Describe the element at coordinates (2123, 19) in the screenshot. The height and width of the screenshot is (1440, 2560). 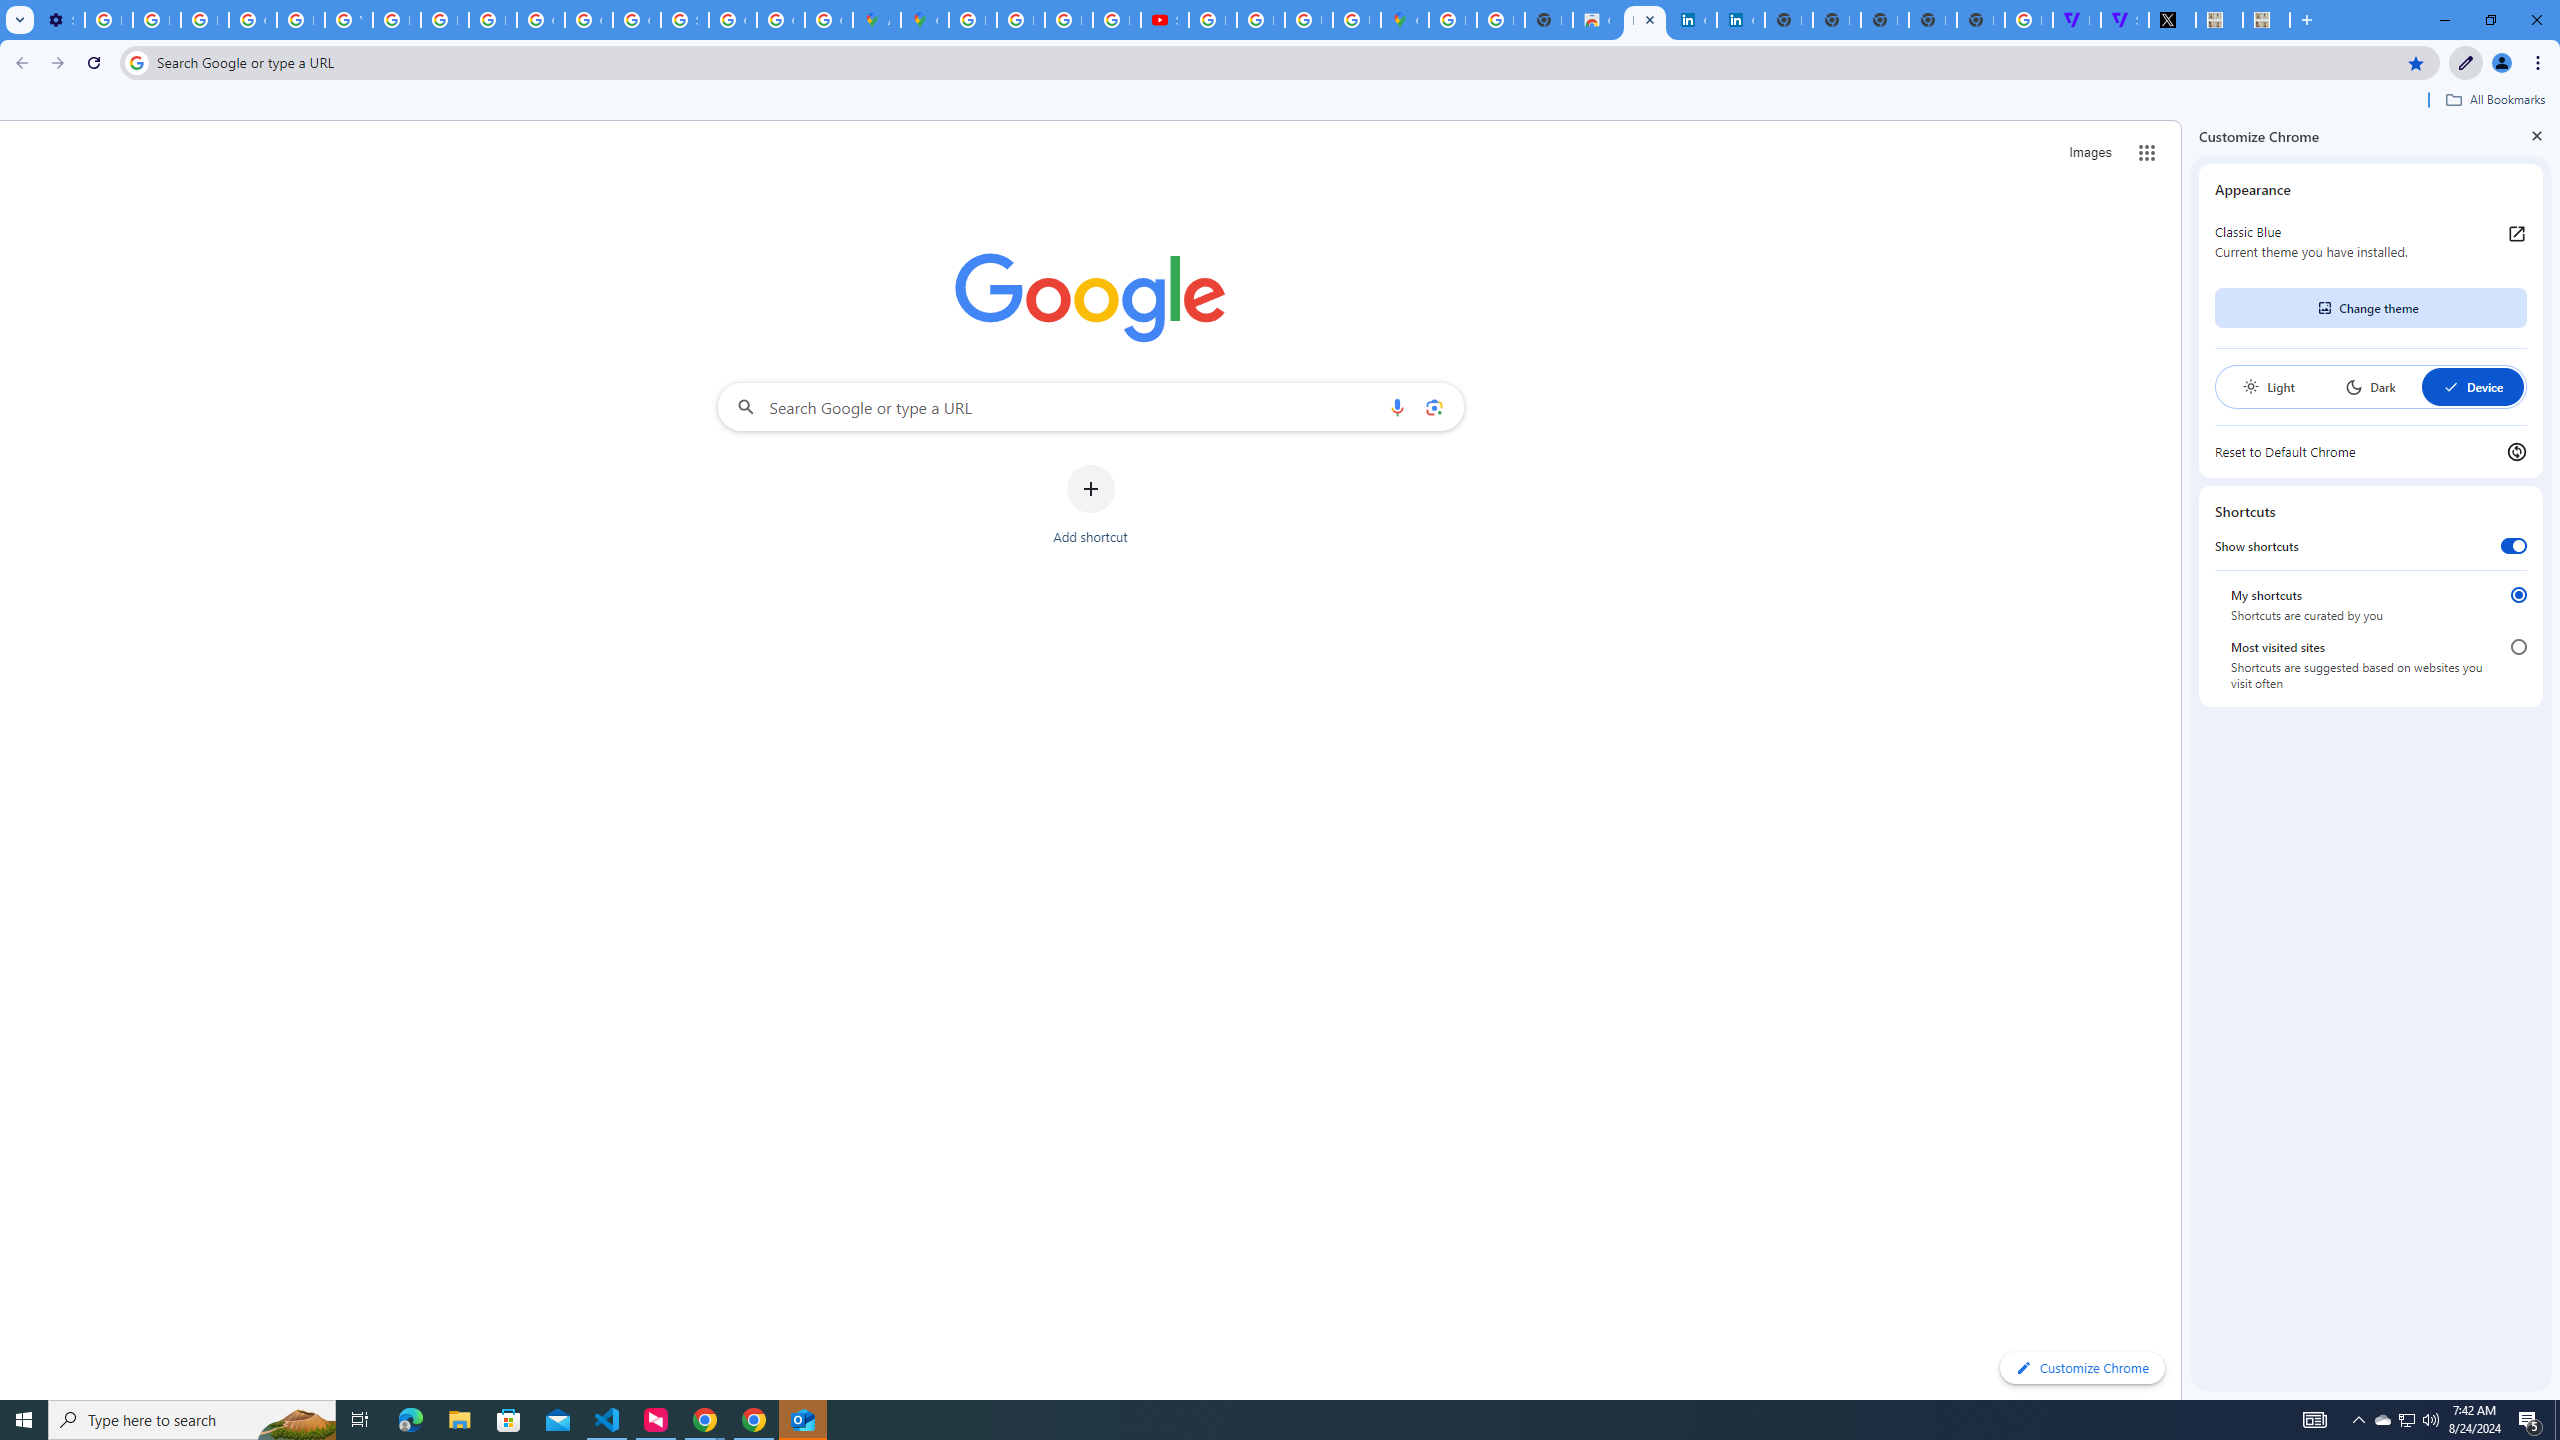
I see `'Streaming - The Verge'` at that location.